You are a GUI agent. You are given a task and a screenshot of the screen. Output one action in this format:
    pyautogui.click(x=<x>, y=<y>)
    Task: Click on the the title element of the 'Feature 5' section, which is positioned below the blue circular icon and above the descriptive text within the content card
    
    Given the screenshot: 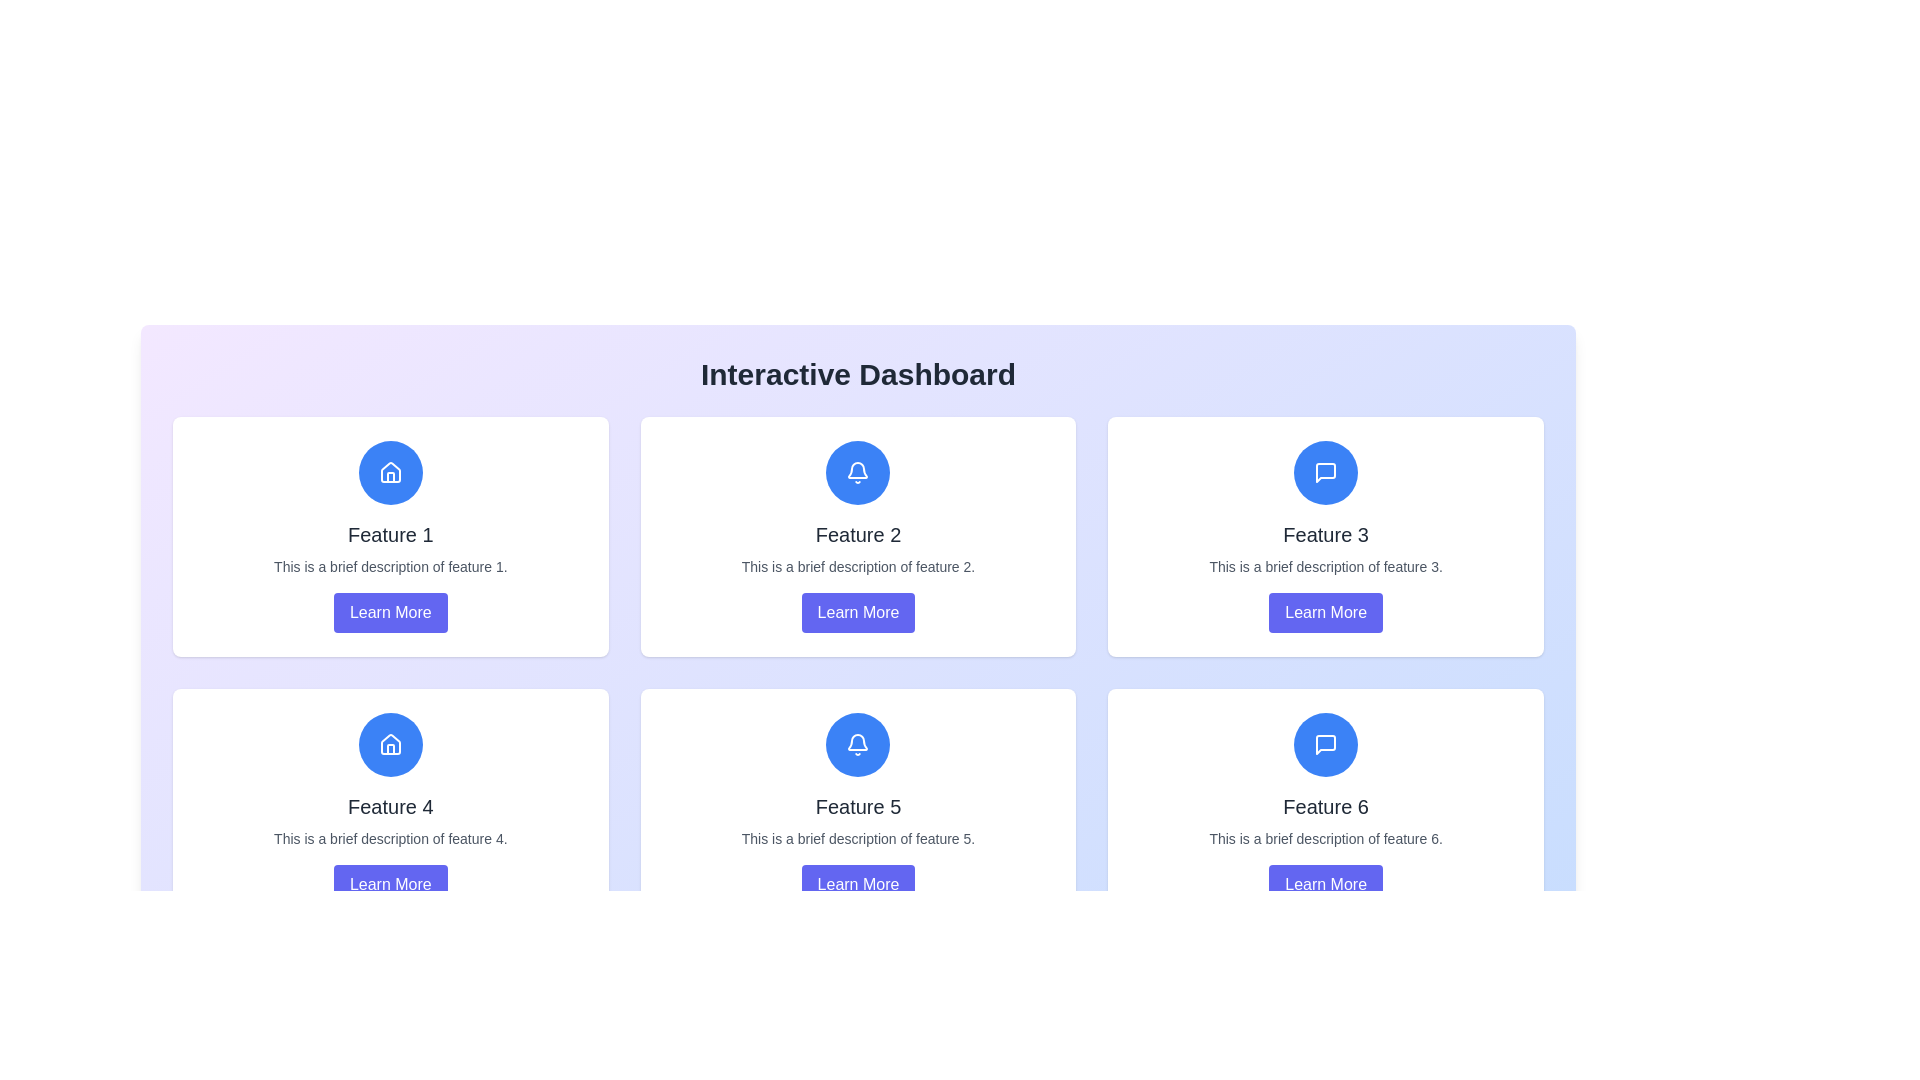 What is the action you would take?
    pyautogui.click(x=858, y=805)
    